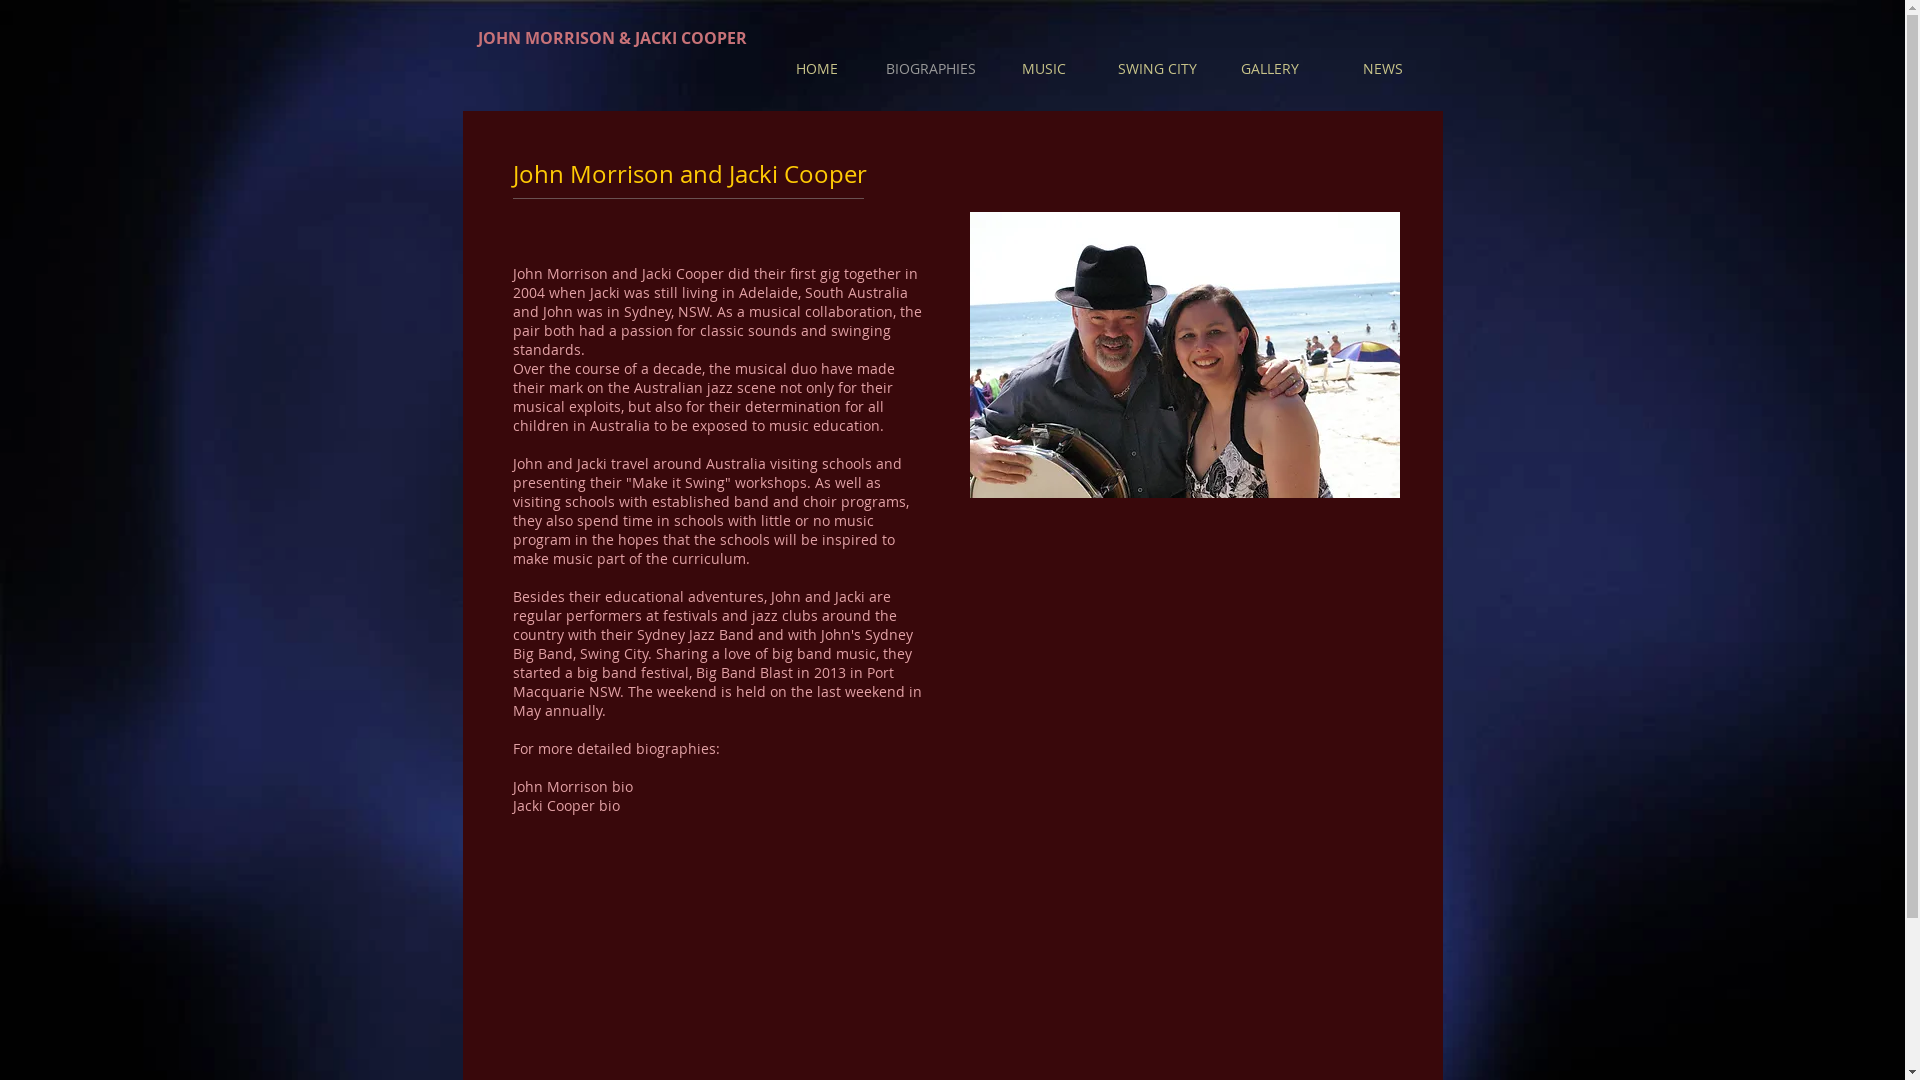 This screenshot has width=1920, height=1080. I want to click on 'GALLERY', so click(1269, 67).